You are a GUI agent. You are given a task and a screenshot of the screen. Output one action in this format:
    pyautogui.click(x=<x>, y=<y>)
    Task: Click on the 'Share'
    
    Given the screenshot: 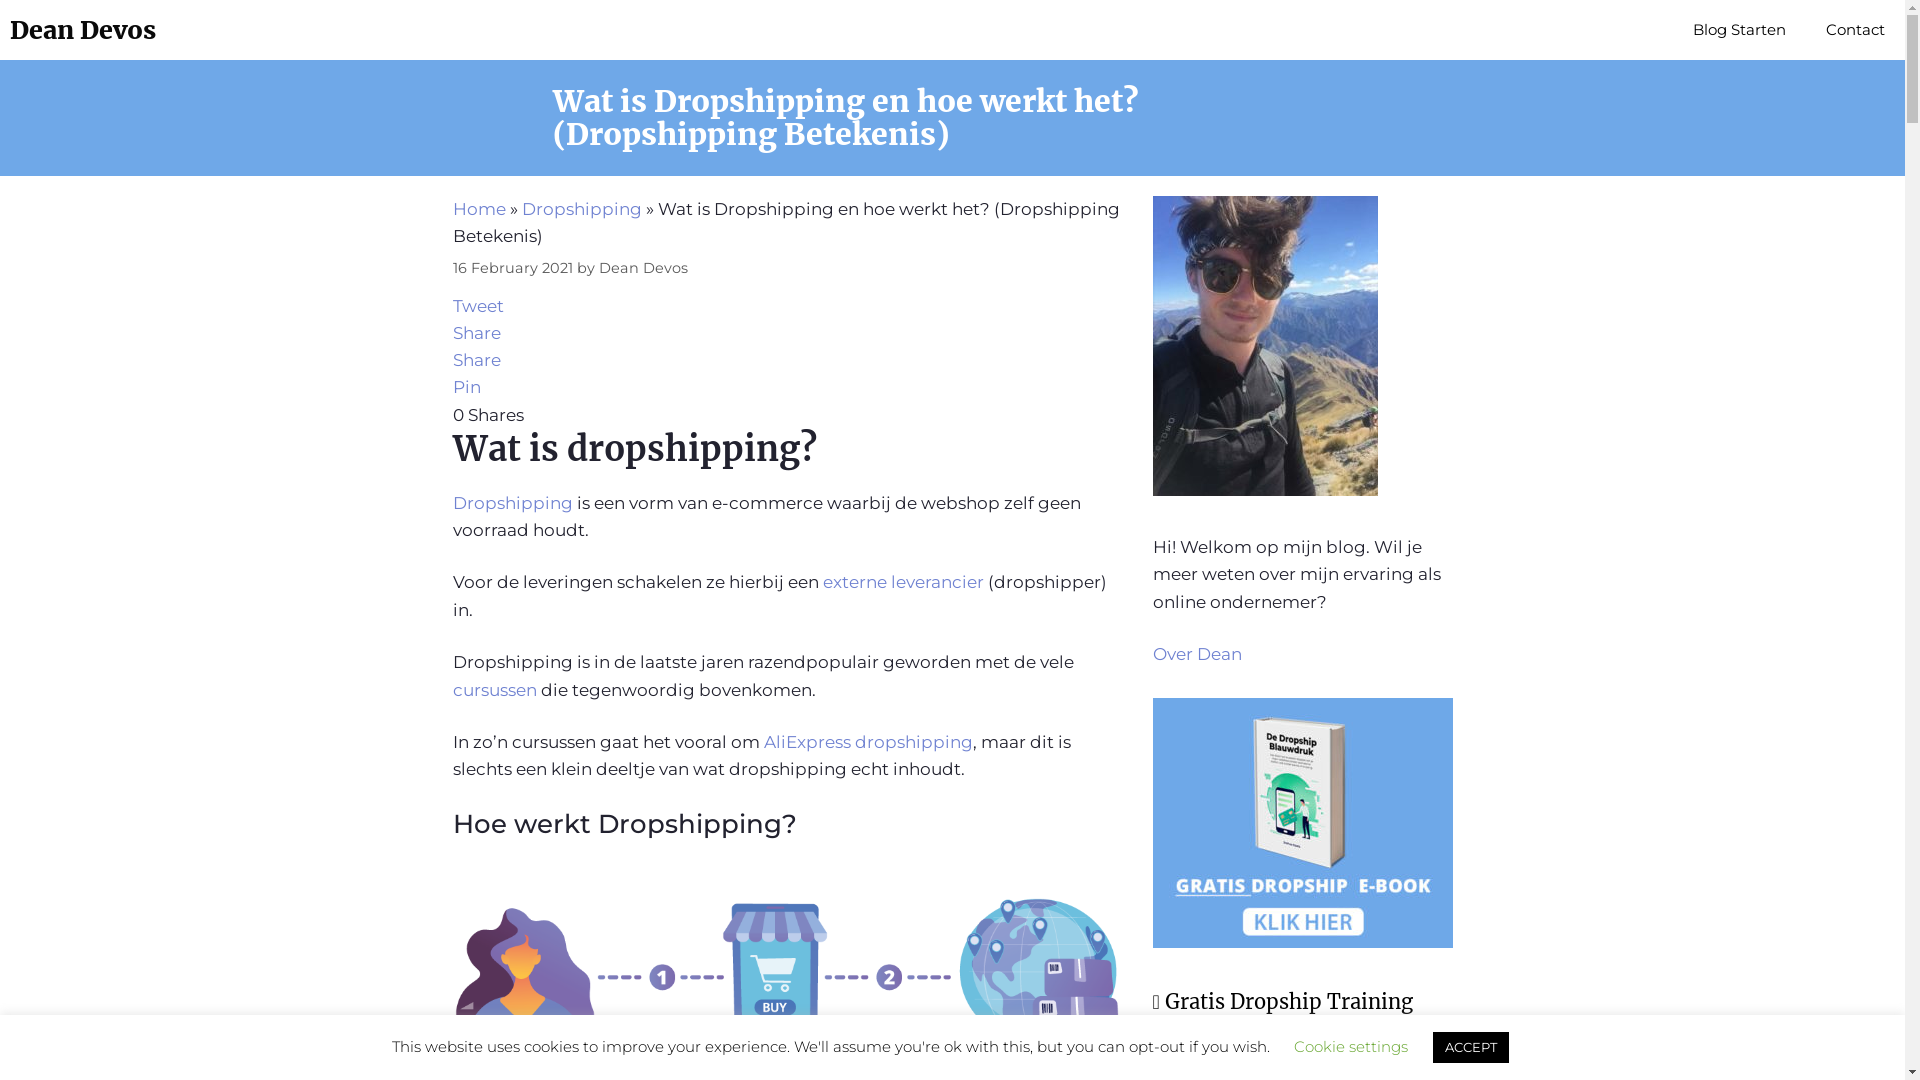 What is the action you would take?
    pyautogui.click(x=474, y=358)
    